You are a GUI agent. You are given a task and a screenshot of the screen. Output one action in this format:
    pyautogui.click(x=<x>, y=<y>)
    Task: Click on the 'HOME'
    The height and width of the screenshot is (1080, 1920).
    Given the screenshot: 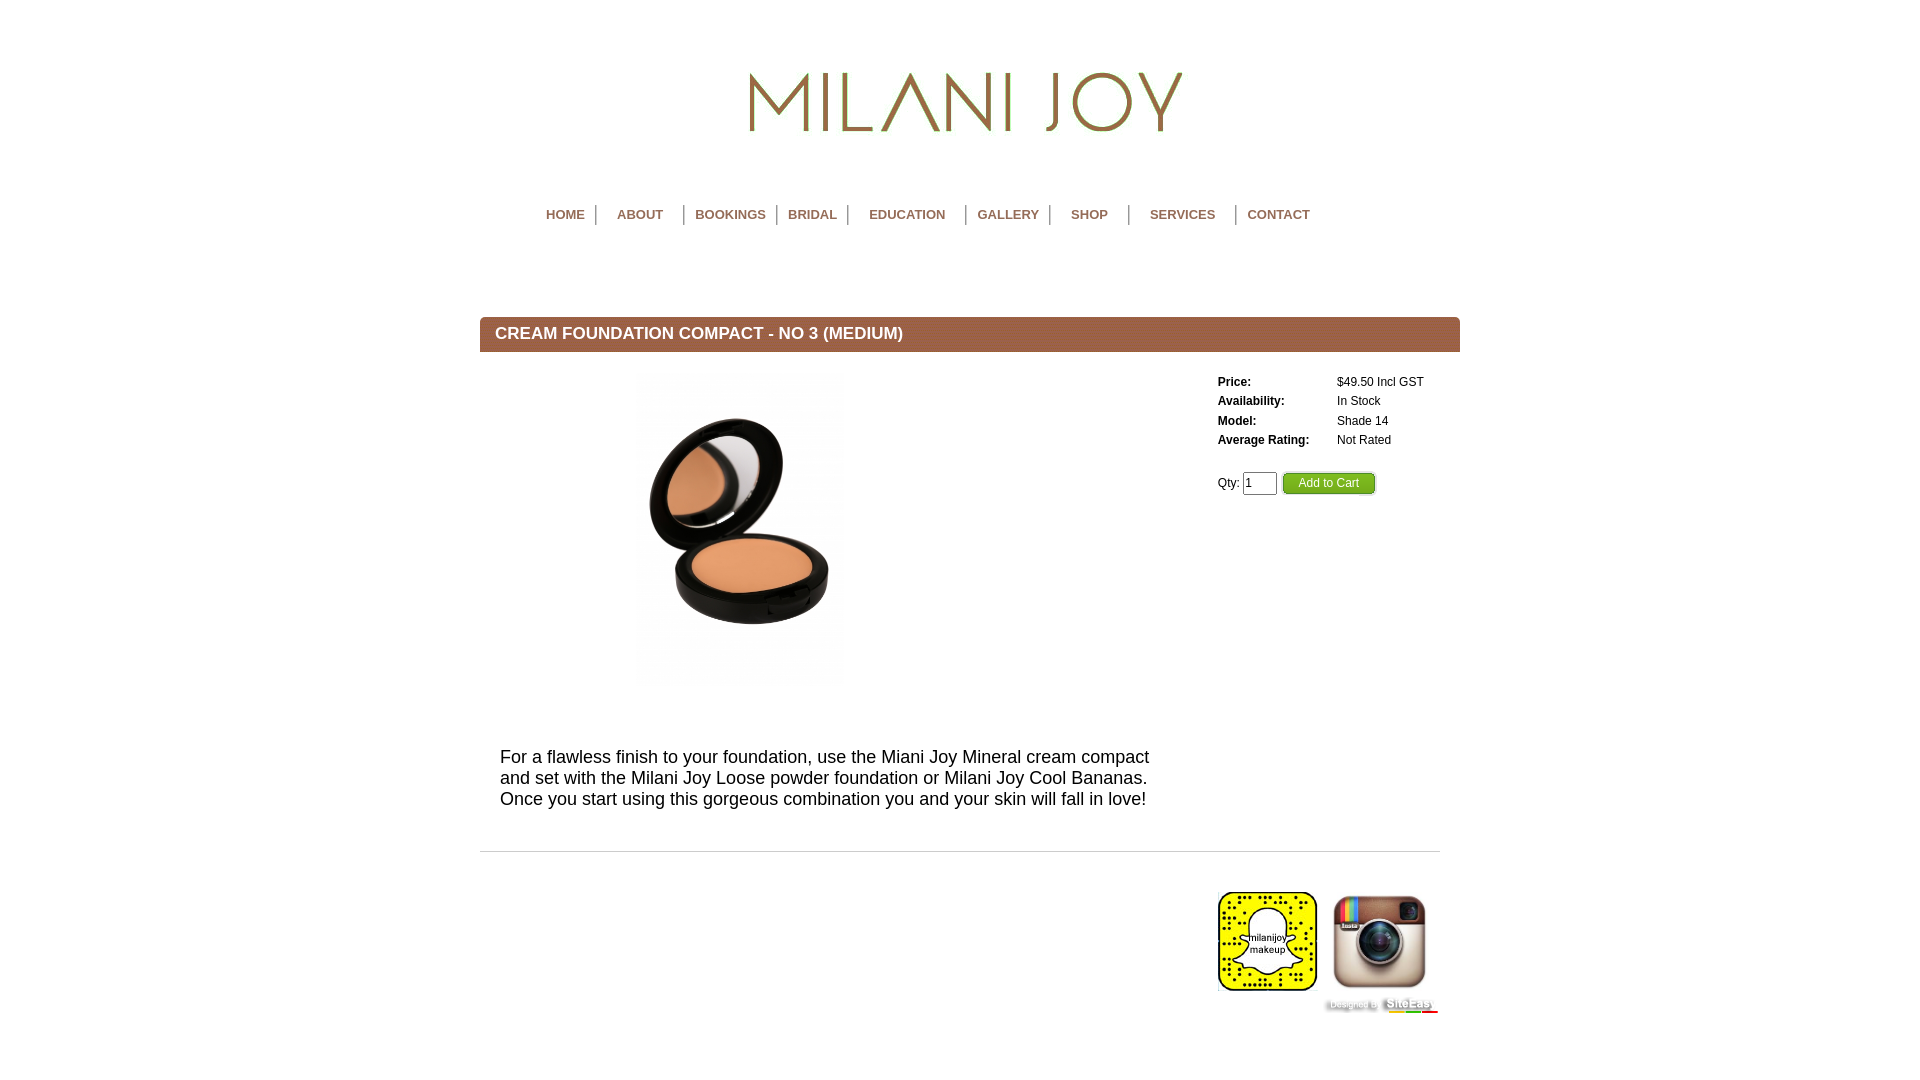 What is the action you would take?
    pyautogui.click(x=564, y=215)
    